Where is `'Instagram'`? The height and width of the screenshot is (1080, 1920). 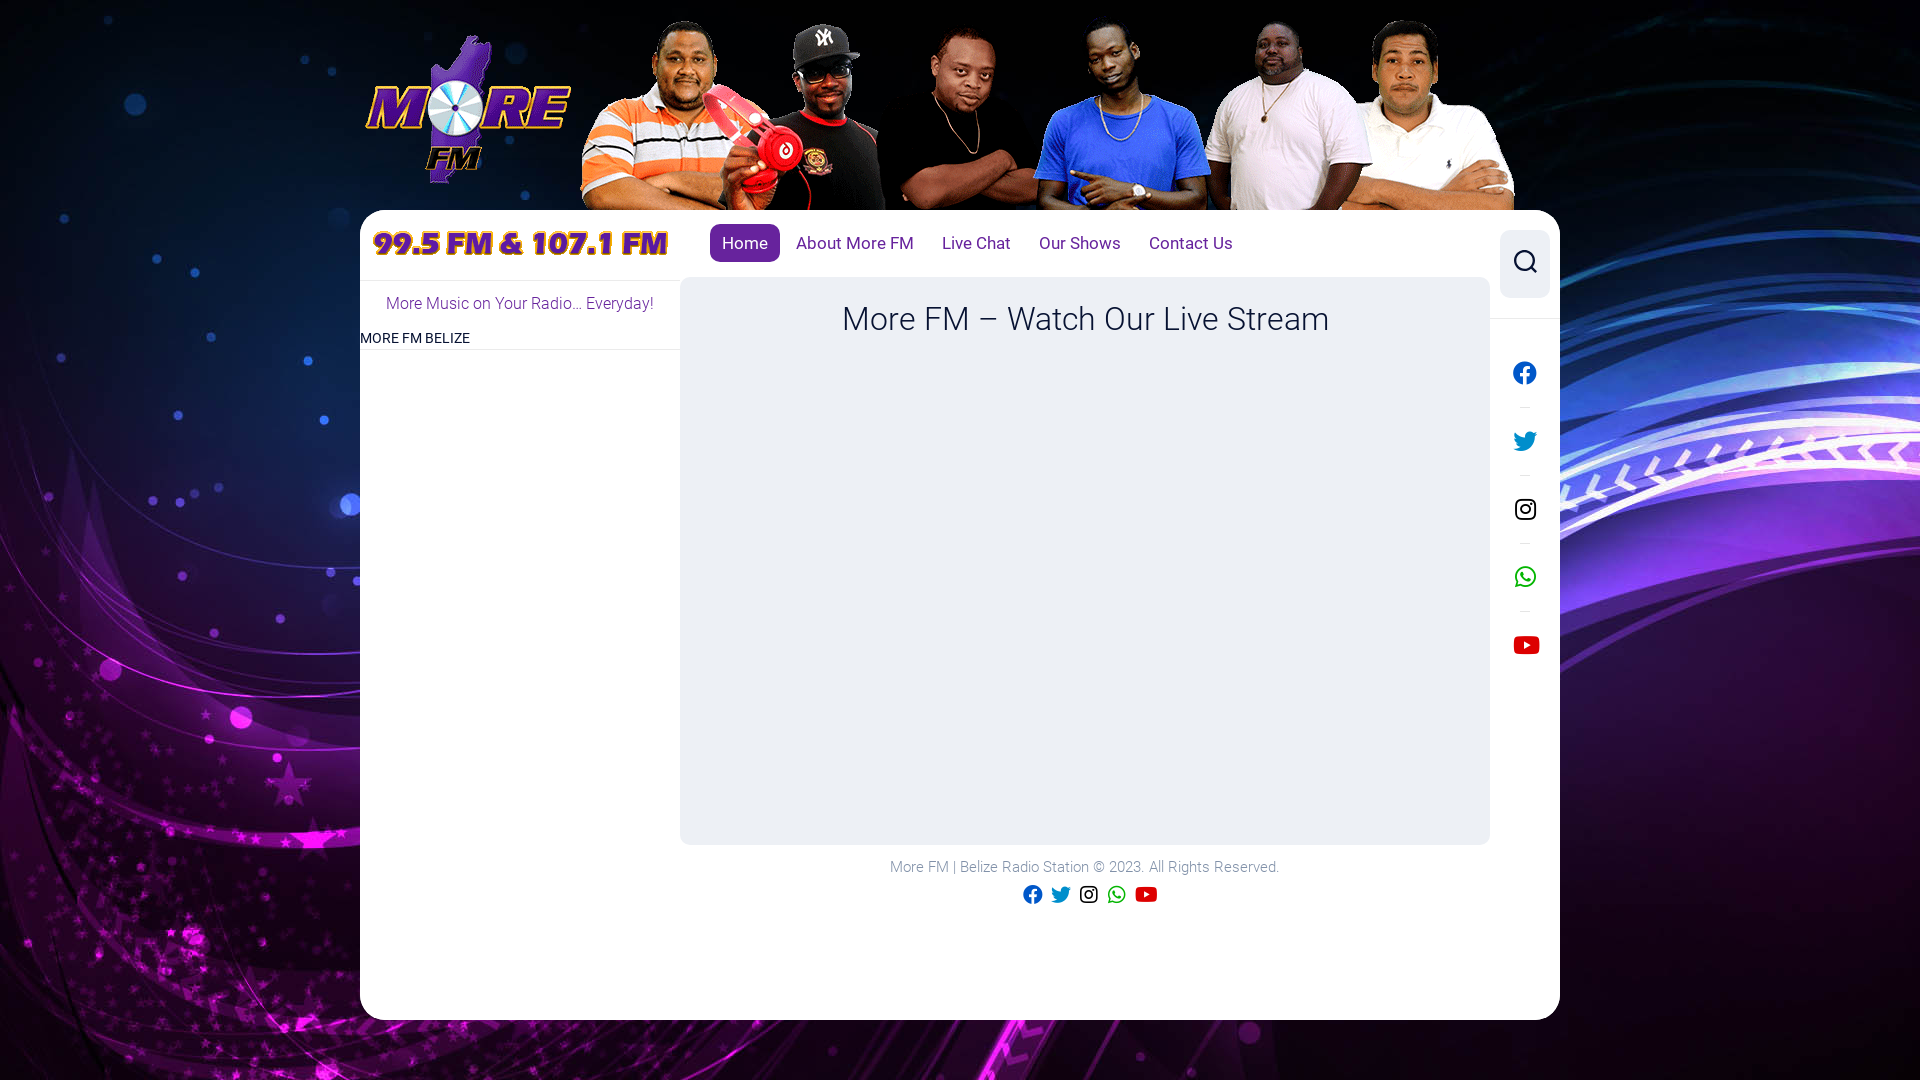
'Instagram' is located at coordinates (1499, 508).